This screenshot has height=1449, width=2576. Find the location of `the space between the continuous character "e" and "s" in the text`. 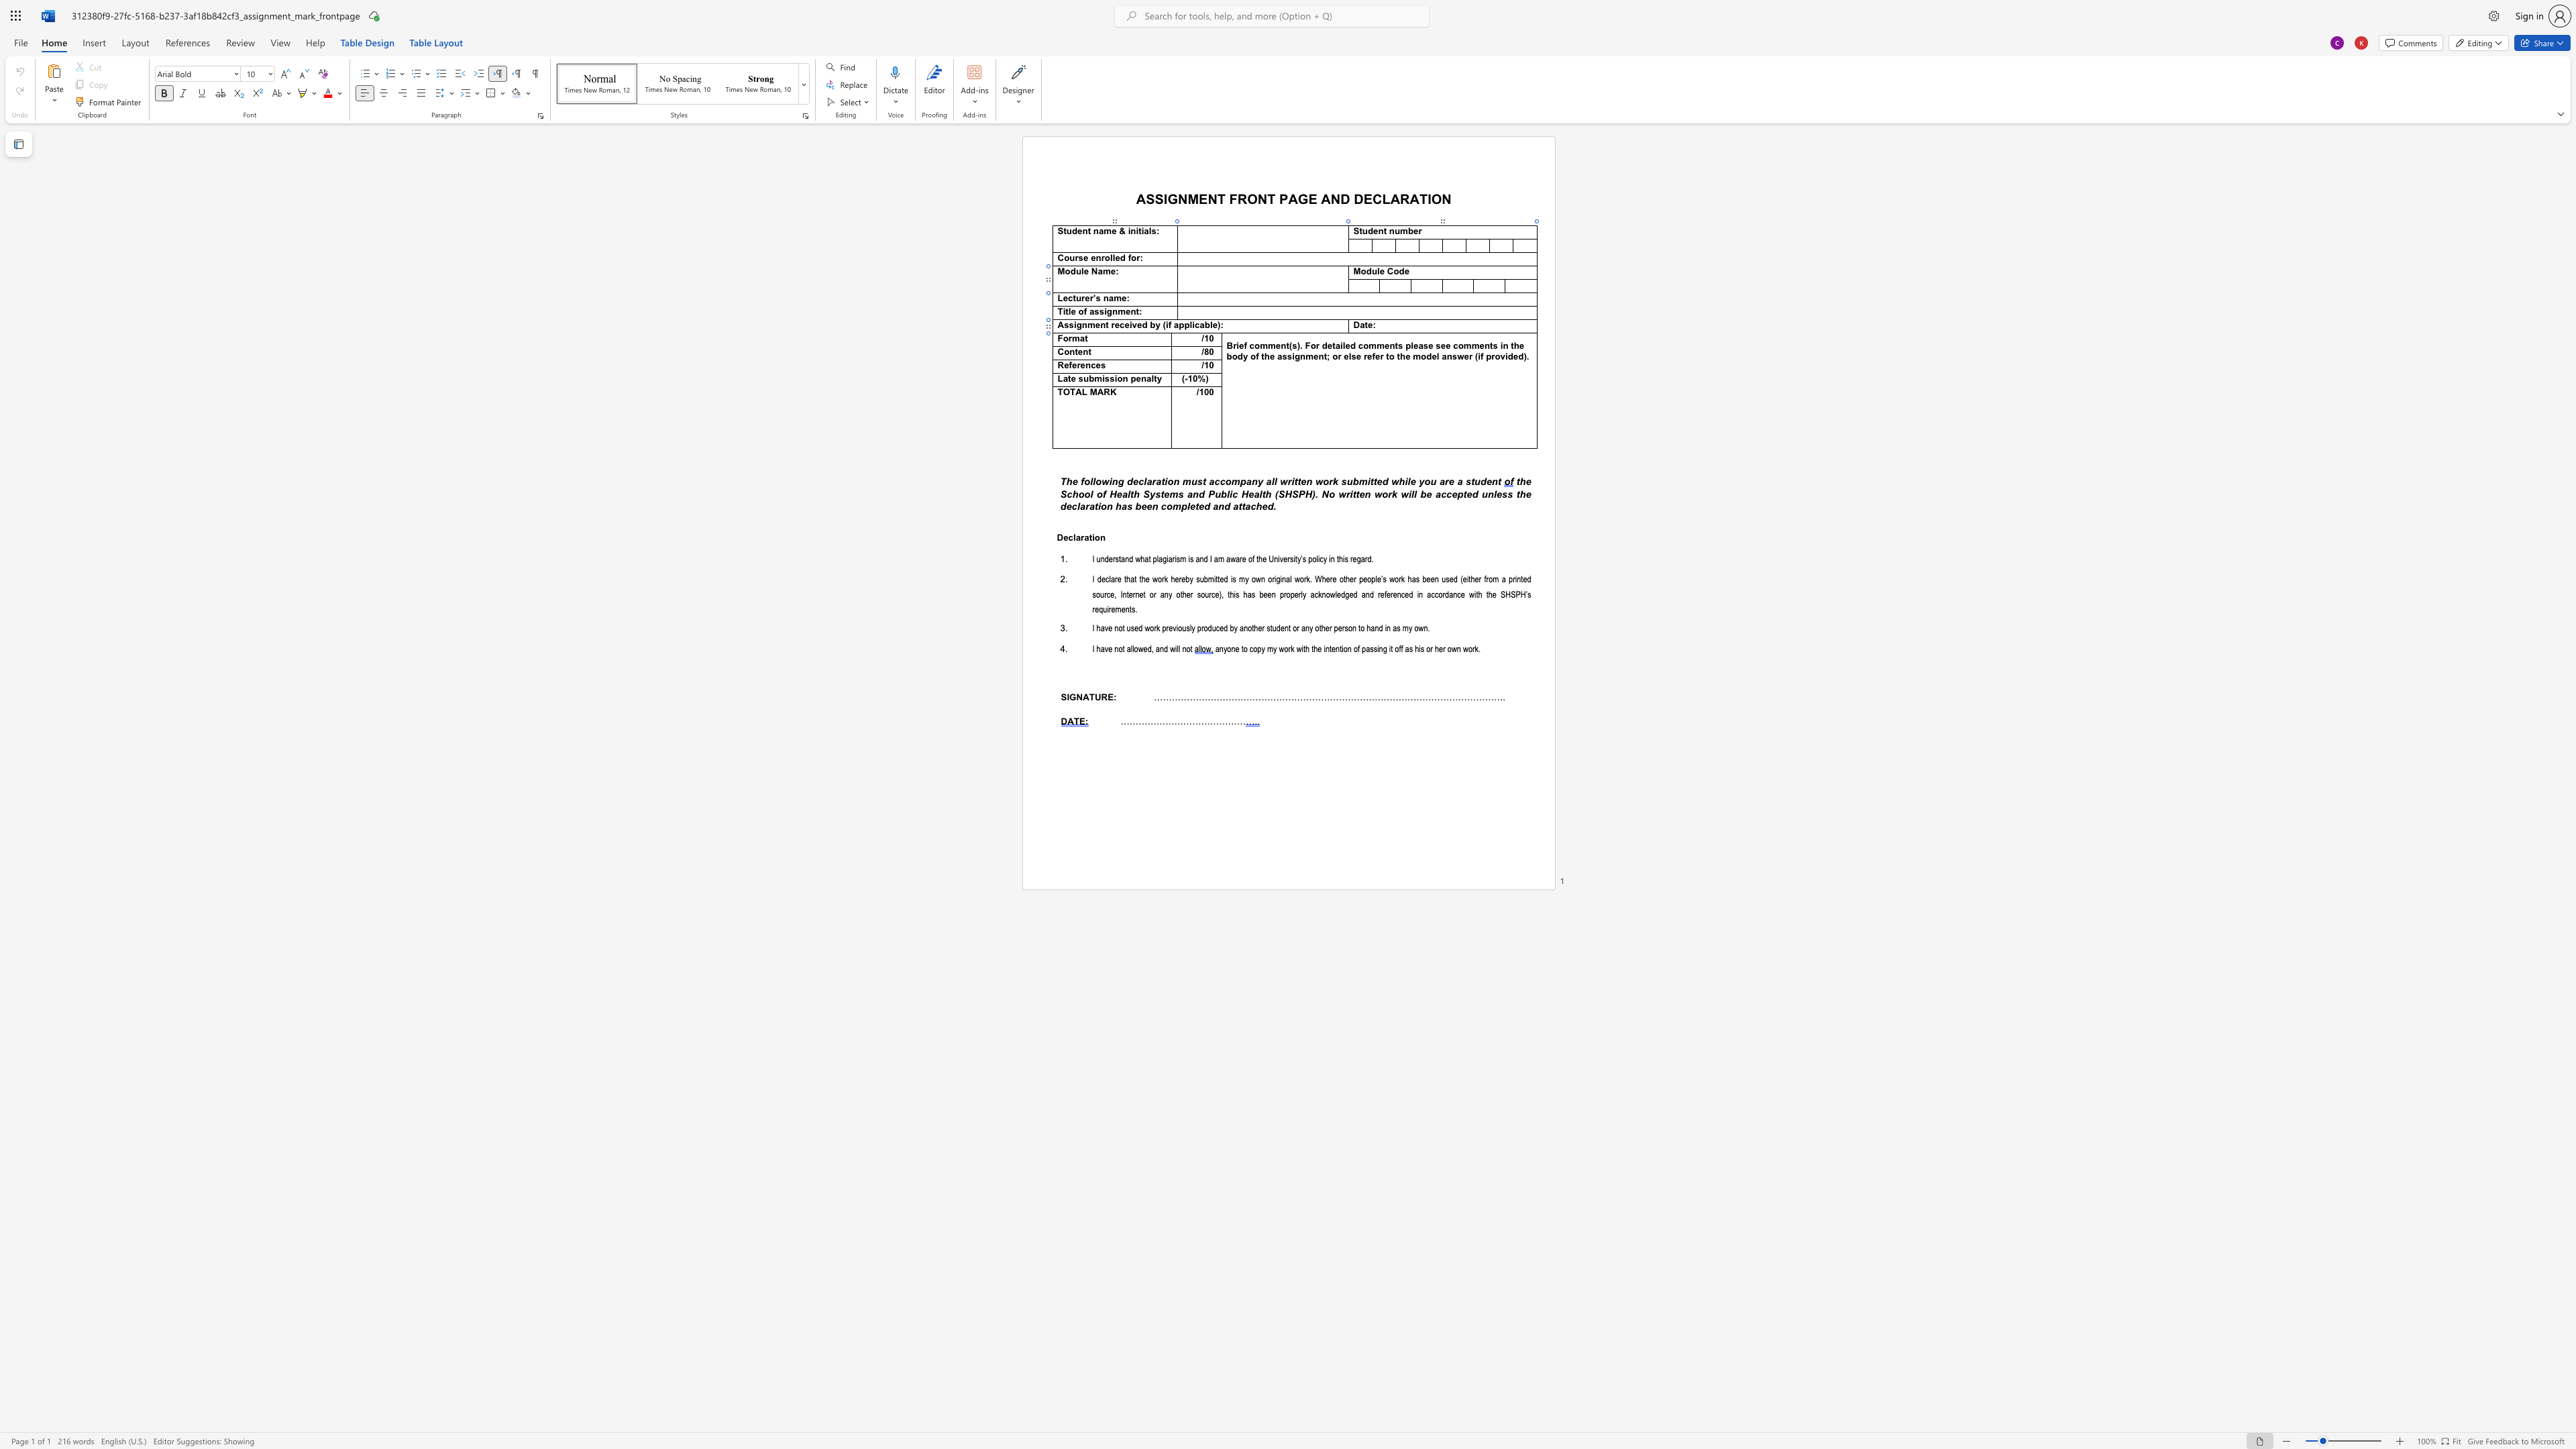

the space between the continuous character "e" and "s" in the text is located at coordinates (1100, 364).